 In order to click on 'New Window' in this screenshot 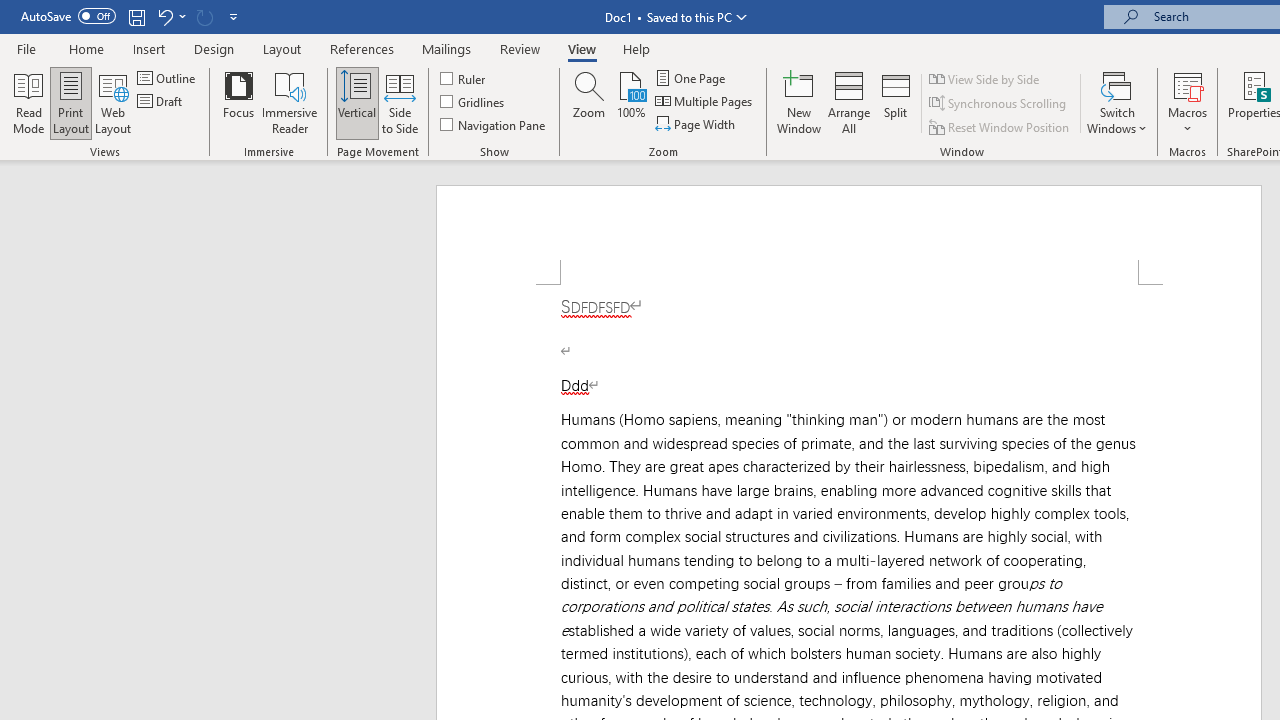, I will do `click(798, 103)`.